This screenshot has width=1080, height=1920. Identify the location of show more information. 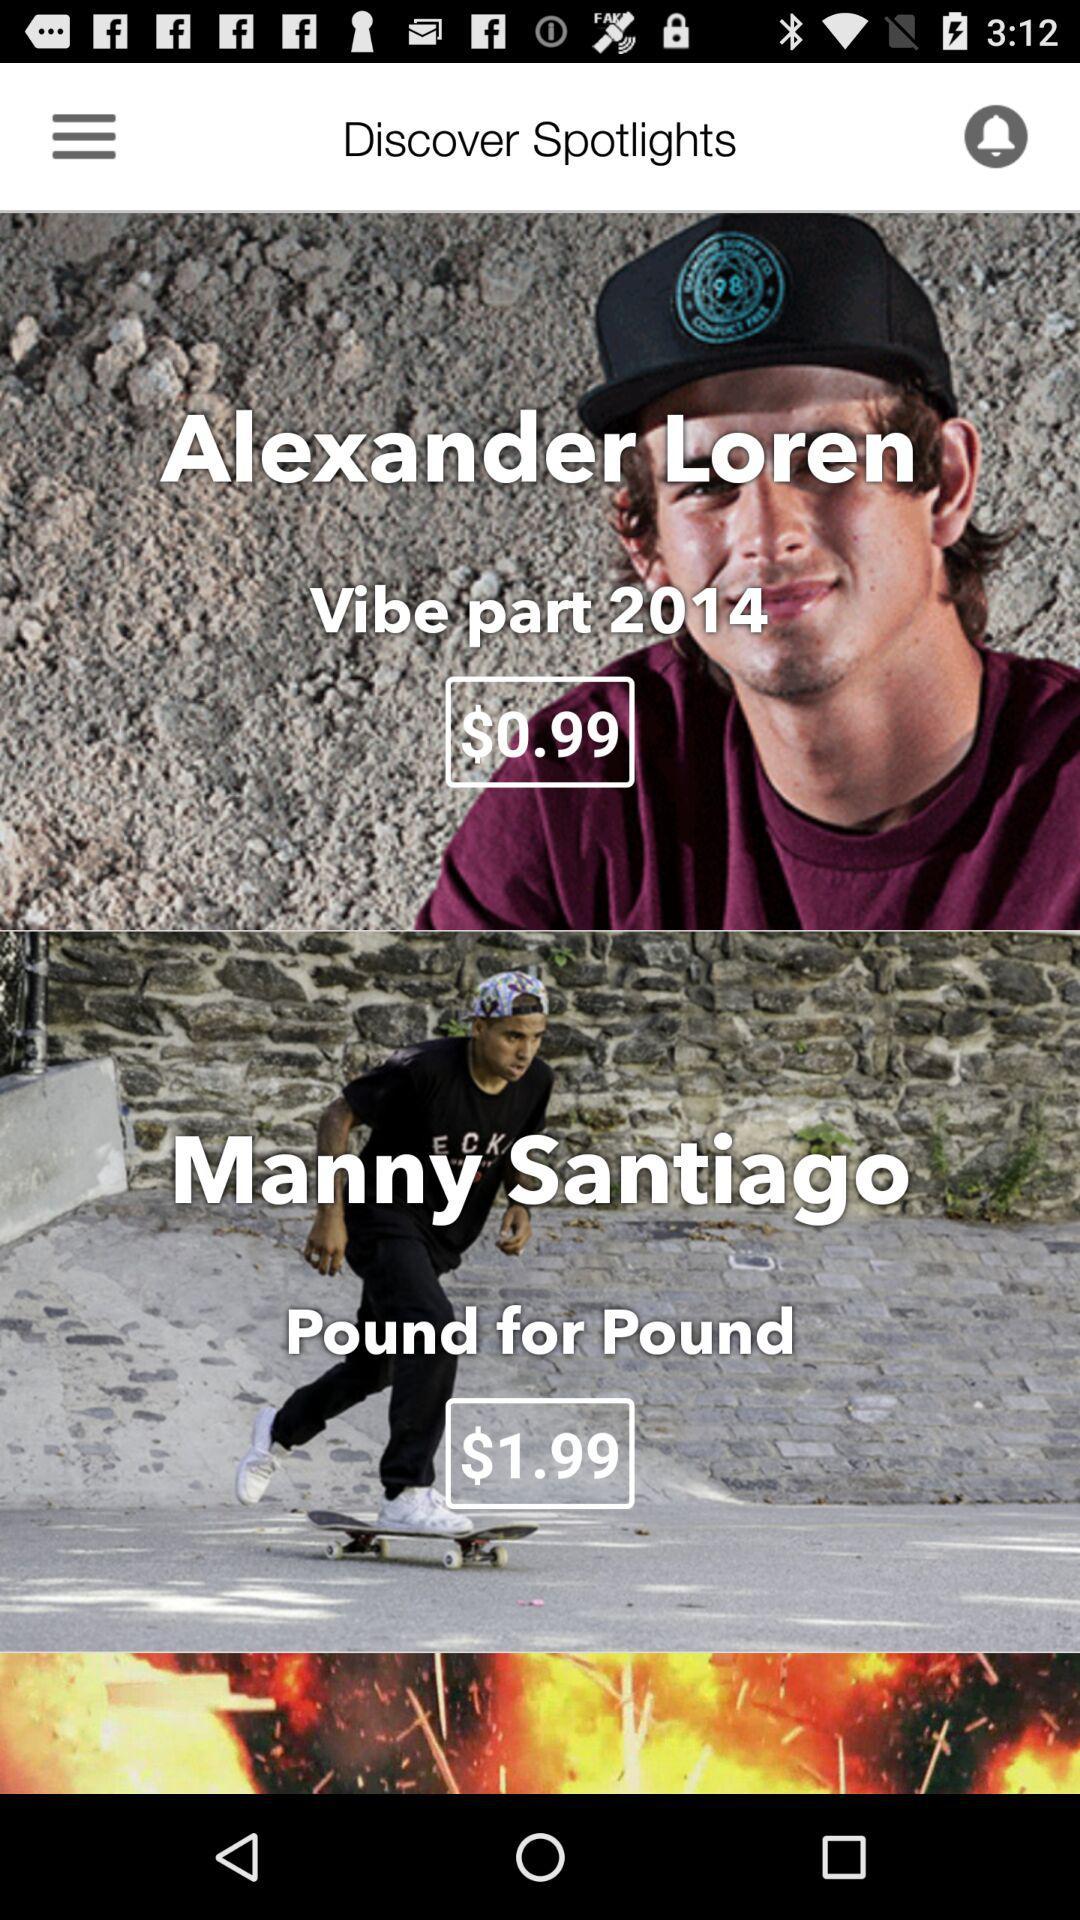
(83, 135).